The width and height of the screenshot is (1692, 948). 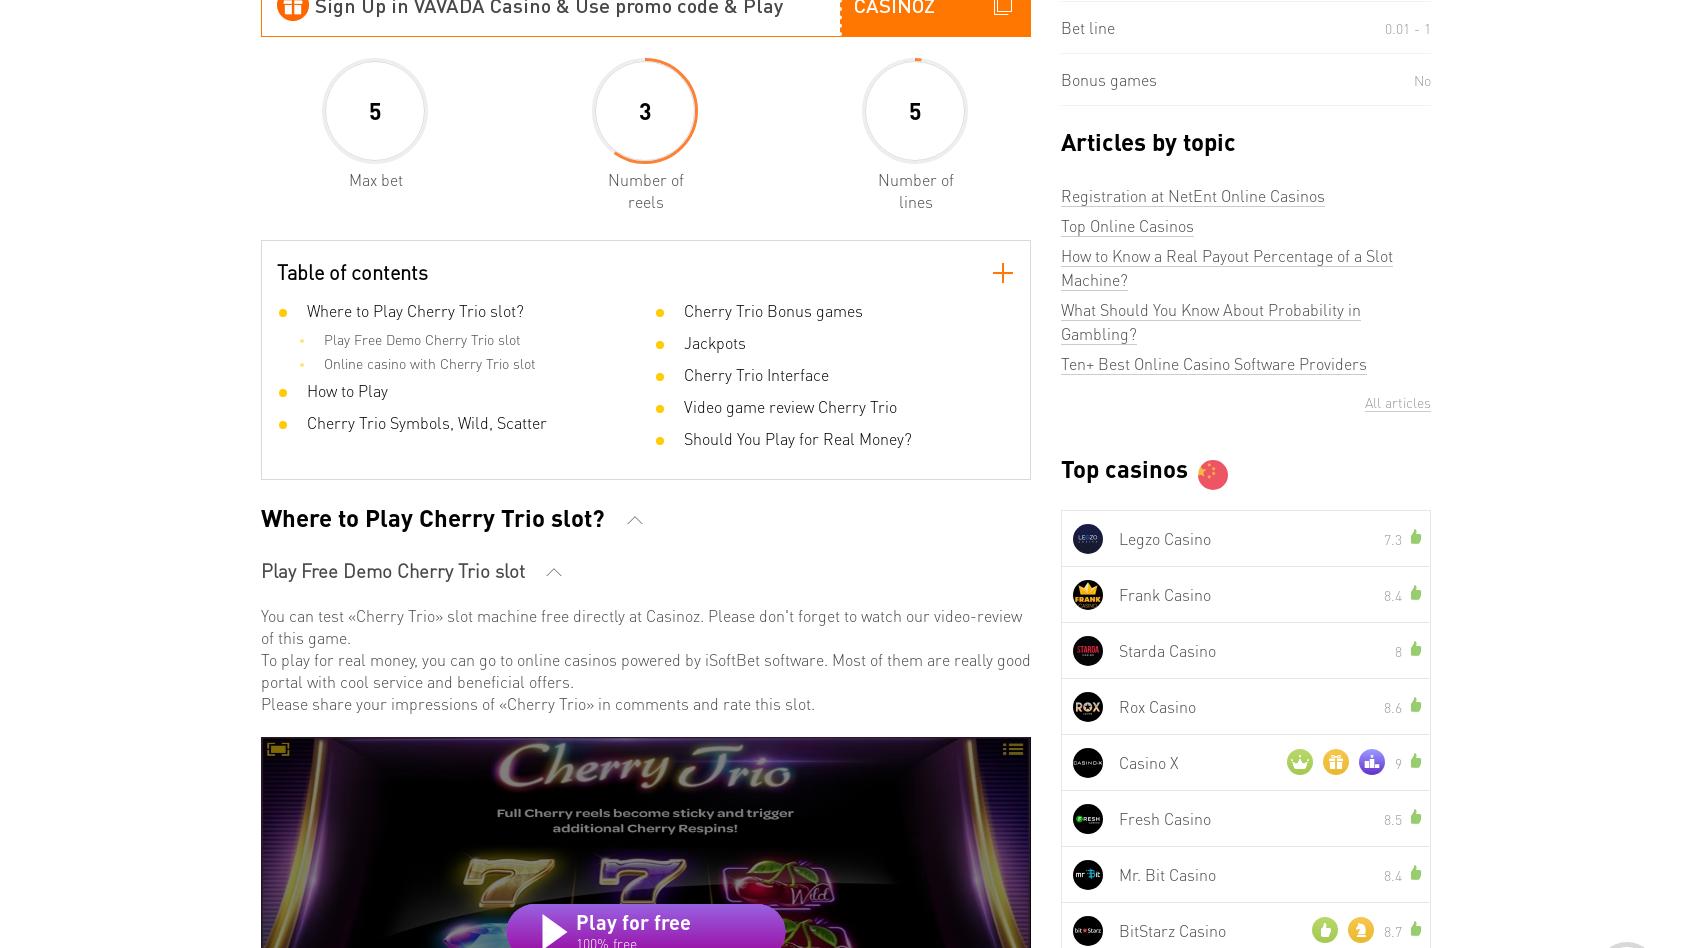 I want to click on 'Ten+ Best Online Casino Software Providers', so click(x=1214, y=362).